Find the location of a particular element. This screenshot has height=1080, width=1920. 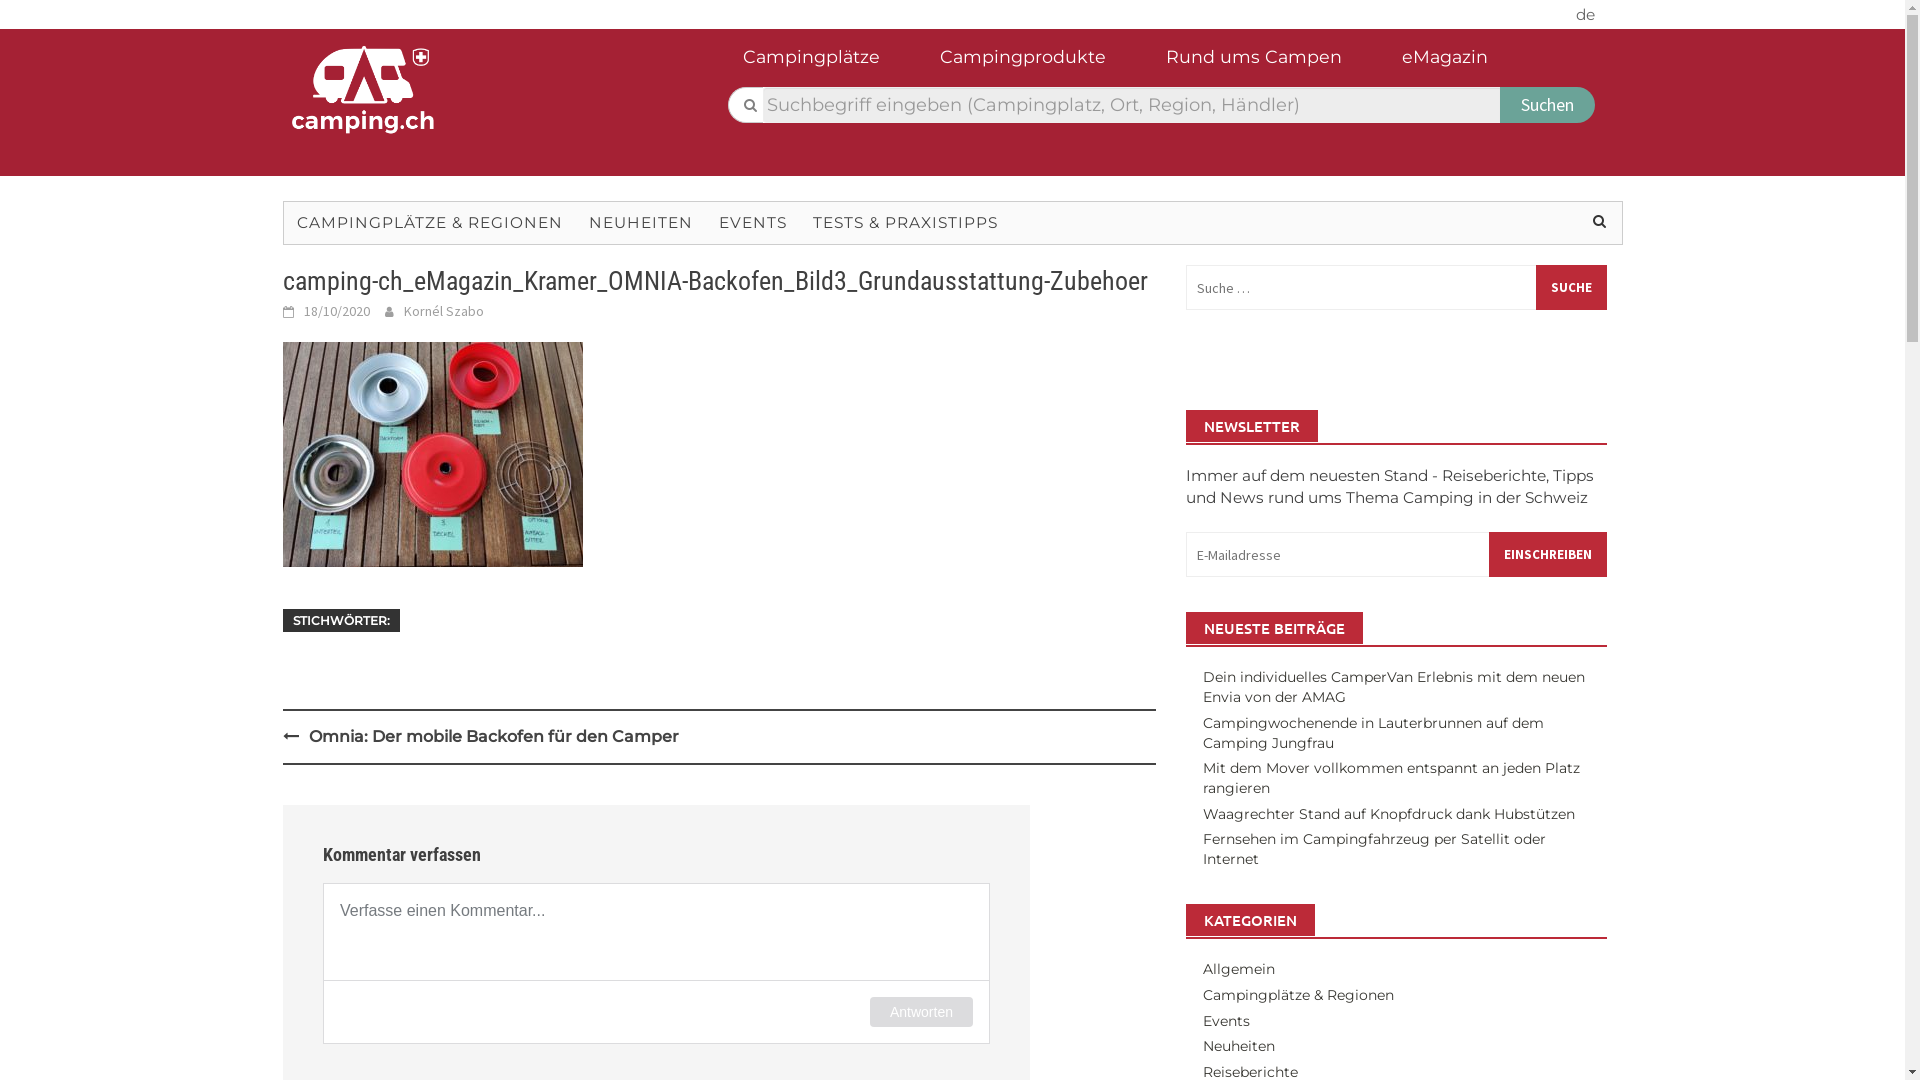

'Rund ums Campen' is located at coordinates (1272, 62).